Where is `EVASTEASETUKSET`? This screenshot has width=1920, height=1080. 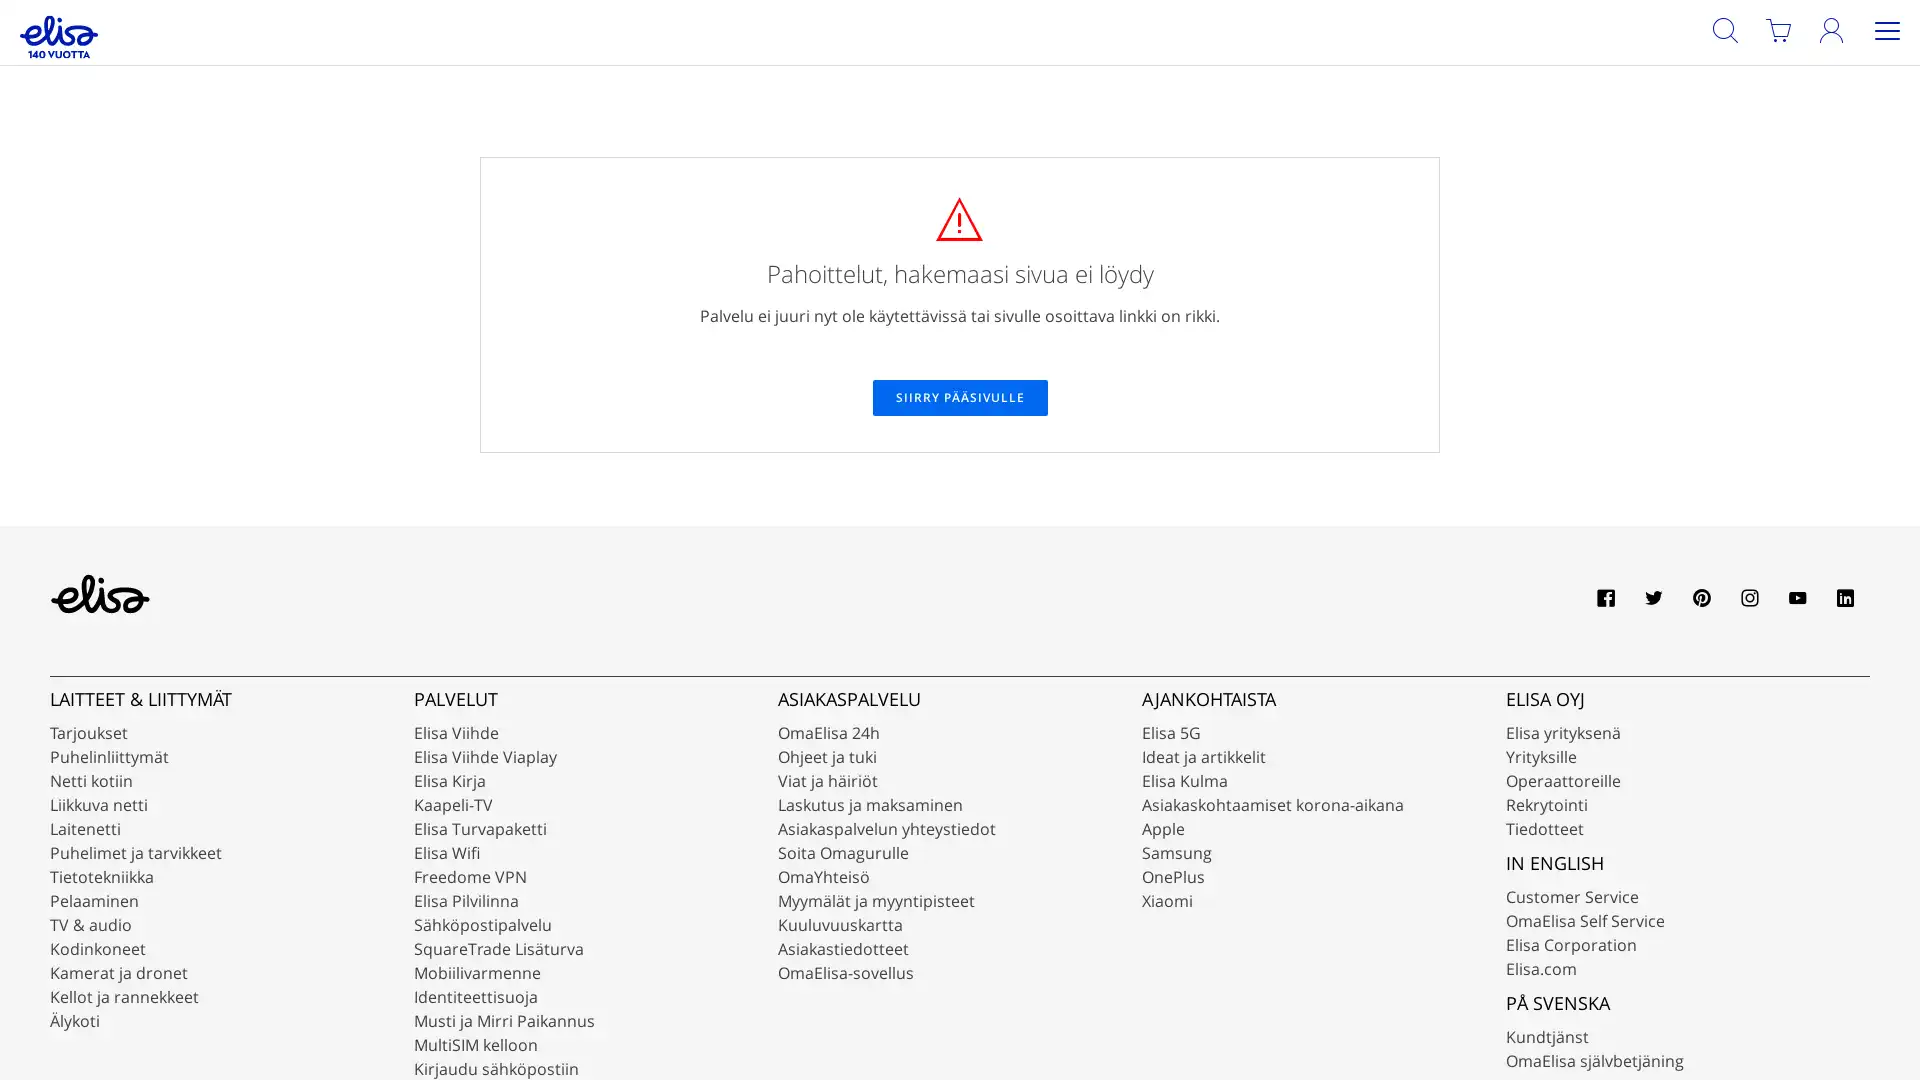
EVASTEASETUKSET is located at coordinates (1646, 1009).